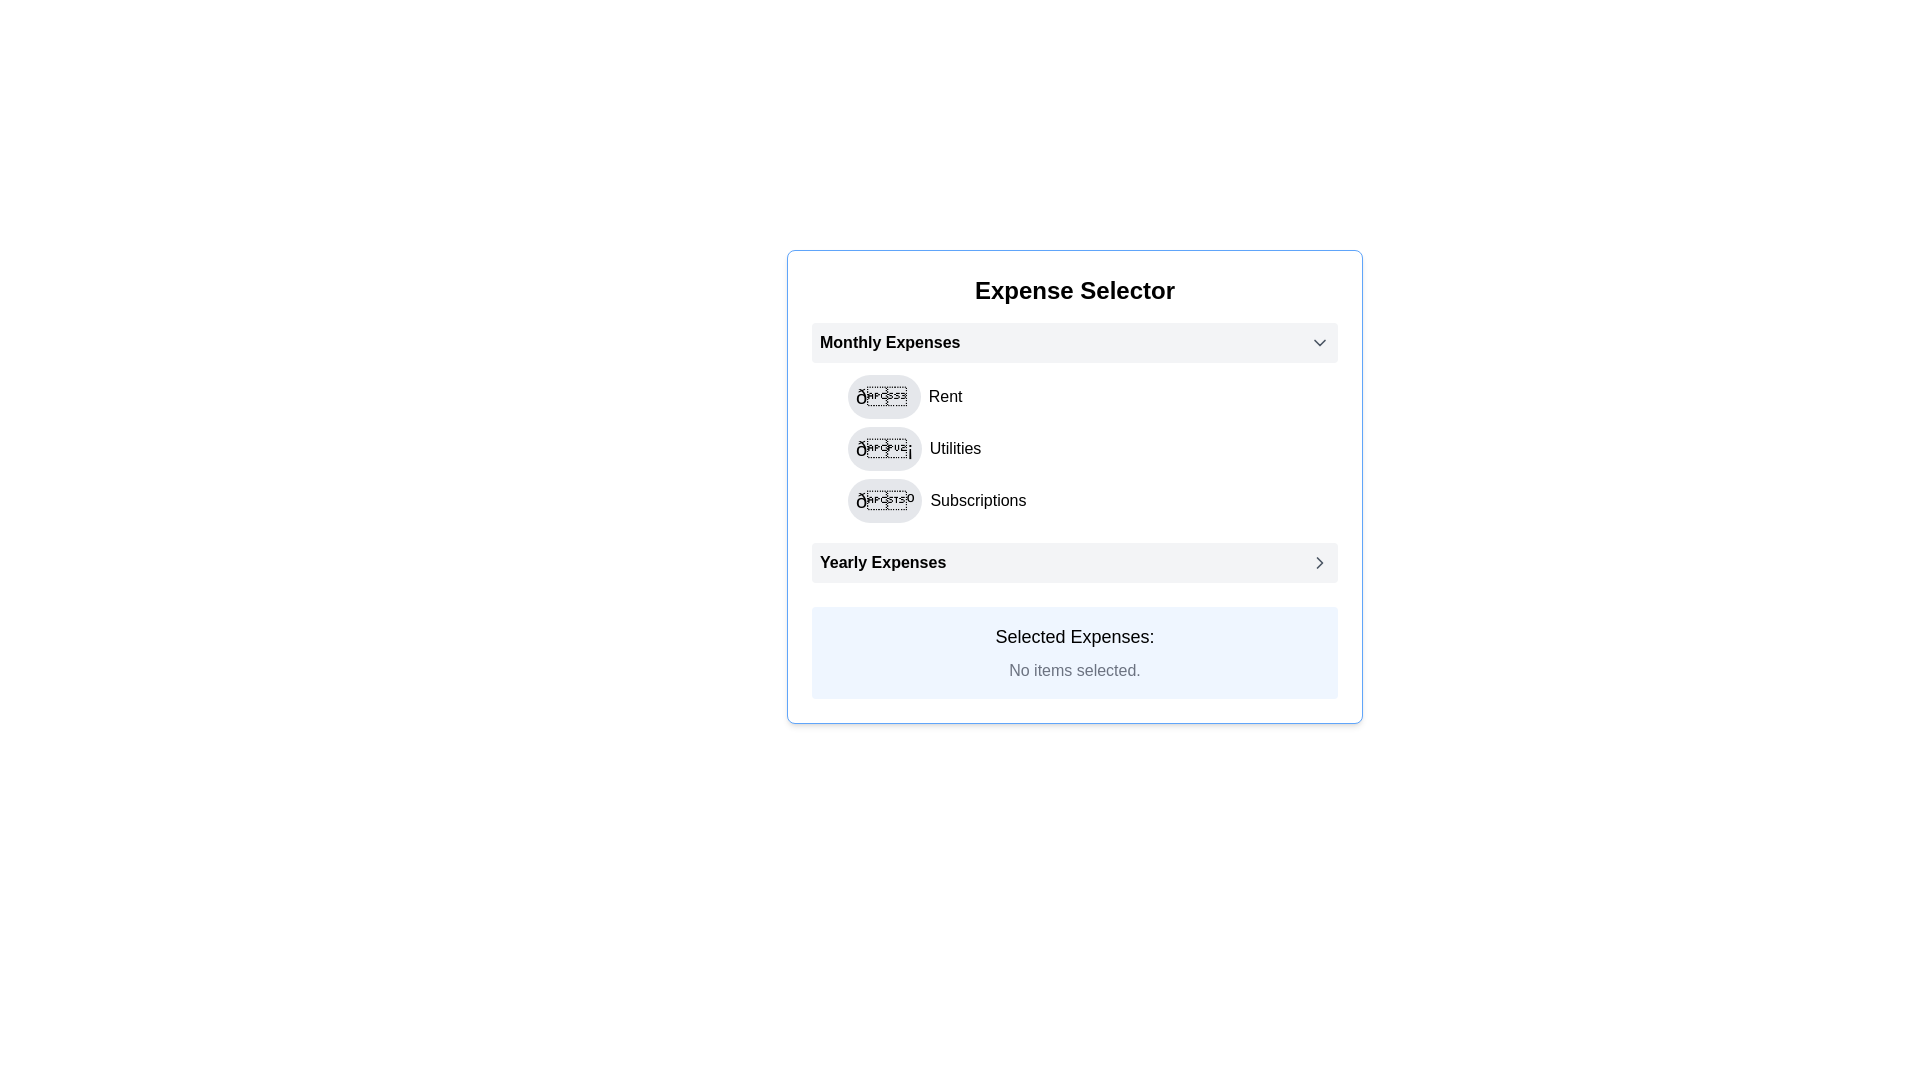 The width and height of the screenshot is (1920, 1080). I want to click on the third interactive list item under the 'Monthly Expenses' section, so click(1089, 500).